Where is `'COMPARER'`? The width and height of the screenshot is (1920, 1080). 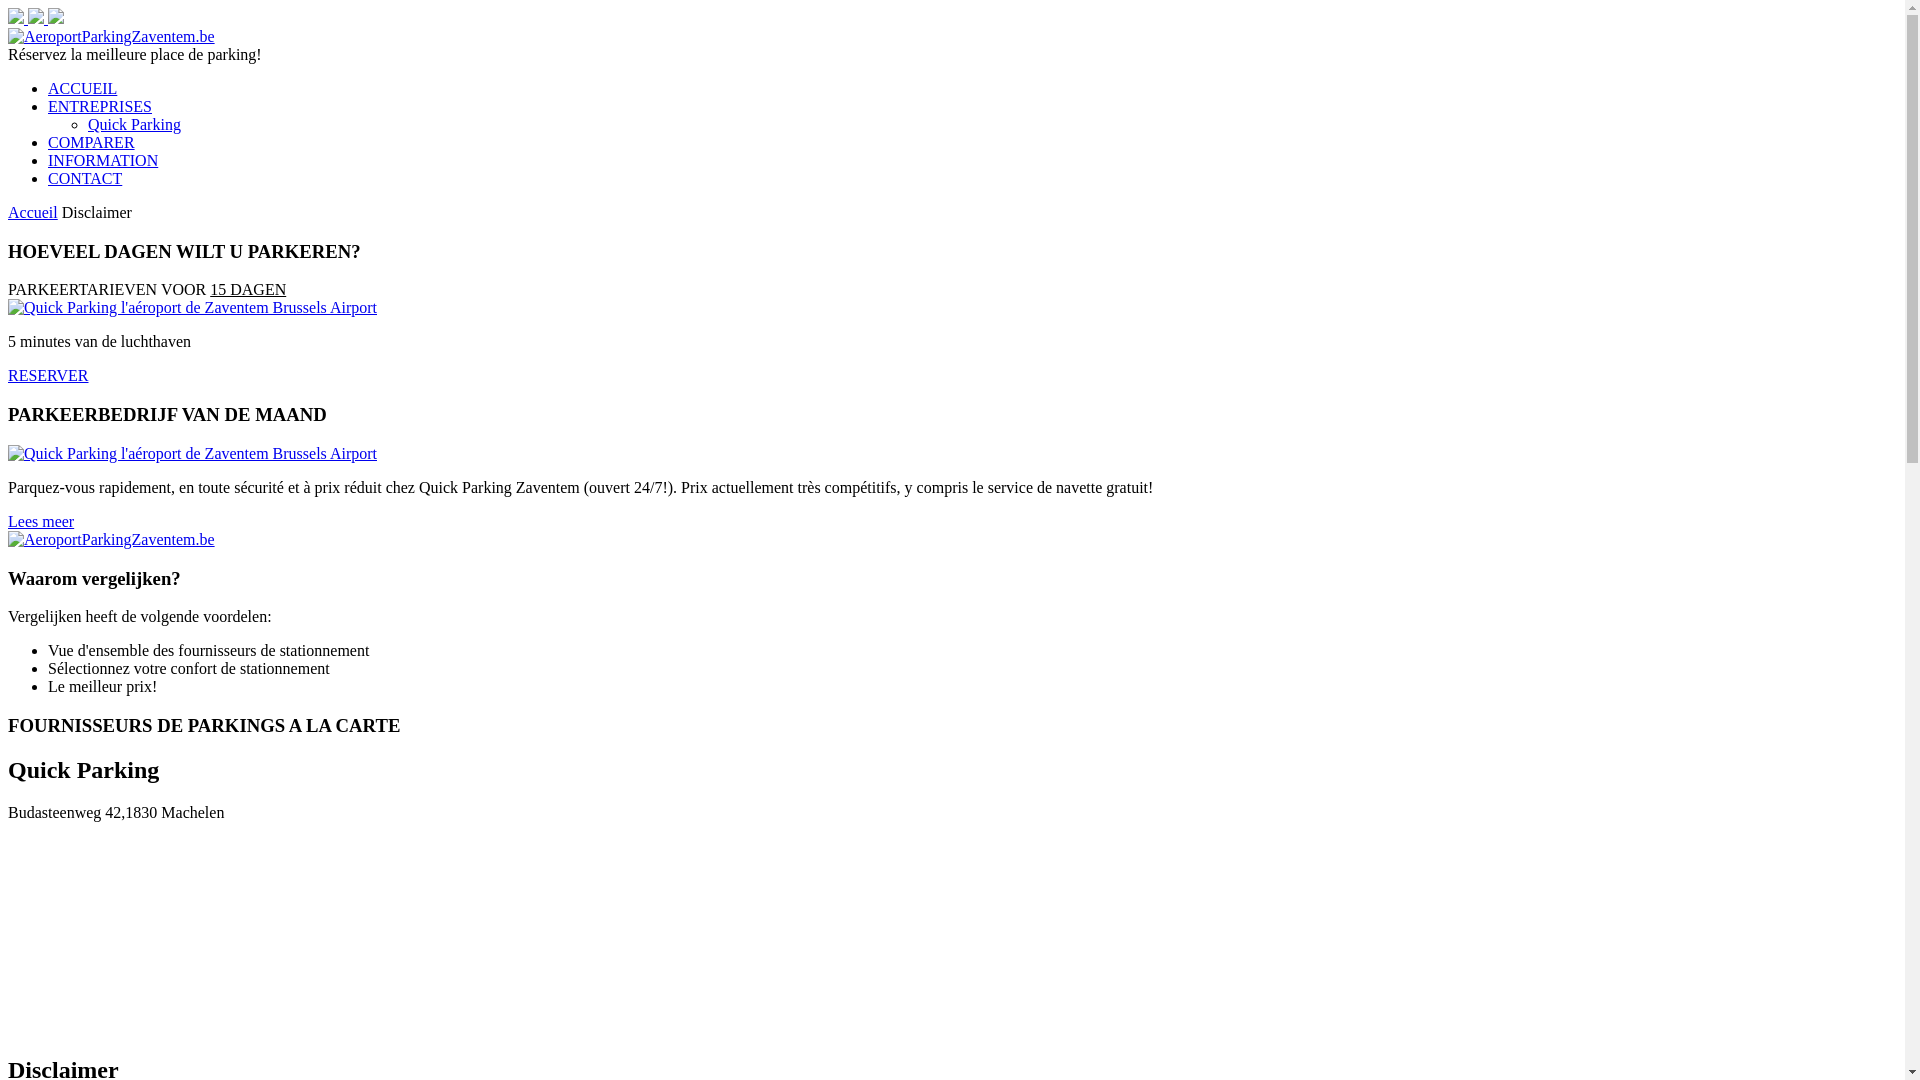 'COMPARER' is located at coordinates (90, 141).